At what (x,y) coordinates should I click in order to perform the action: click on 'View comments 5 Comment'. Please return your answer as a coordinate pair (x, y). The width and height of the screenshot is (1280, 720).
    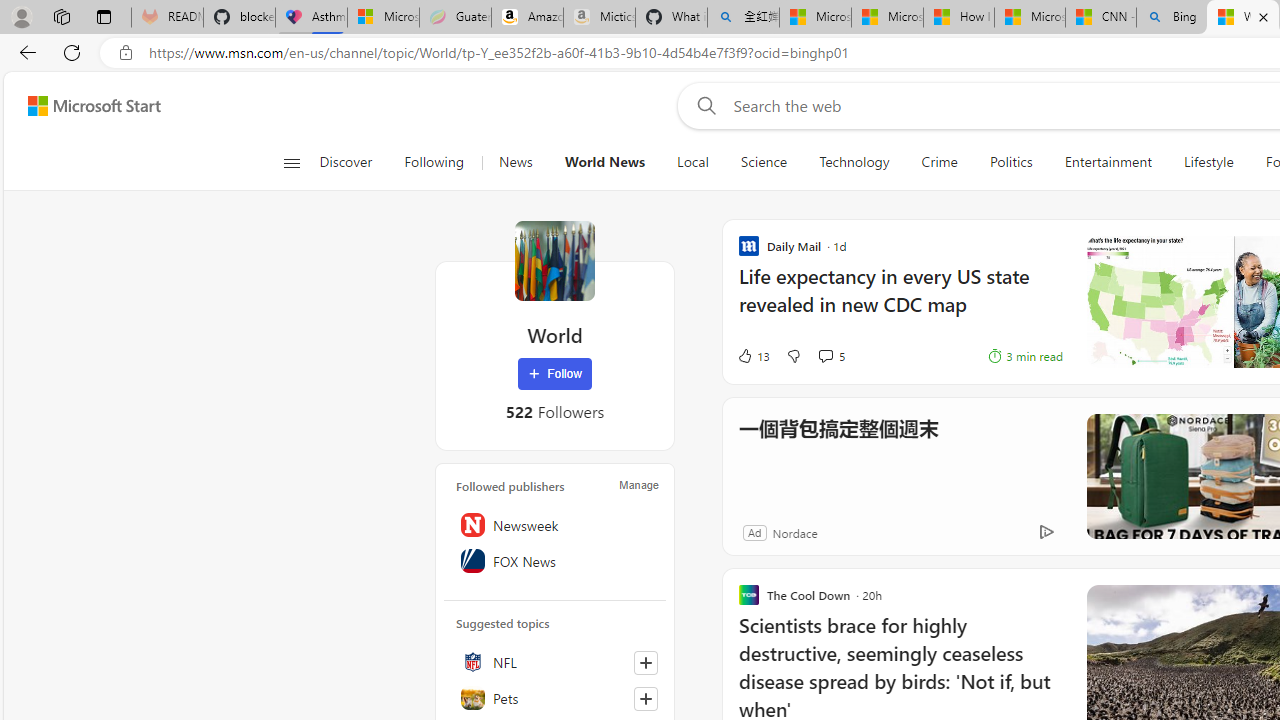
    Looking at the image, I should click on (830, 355).